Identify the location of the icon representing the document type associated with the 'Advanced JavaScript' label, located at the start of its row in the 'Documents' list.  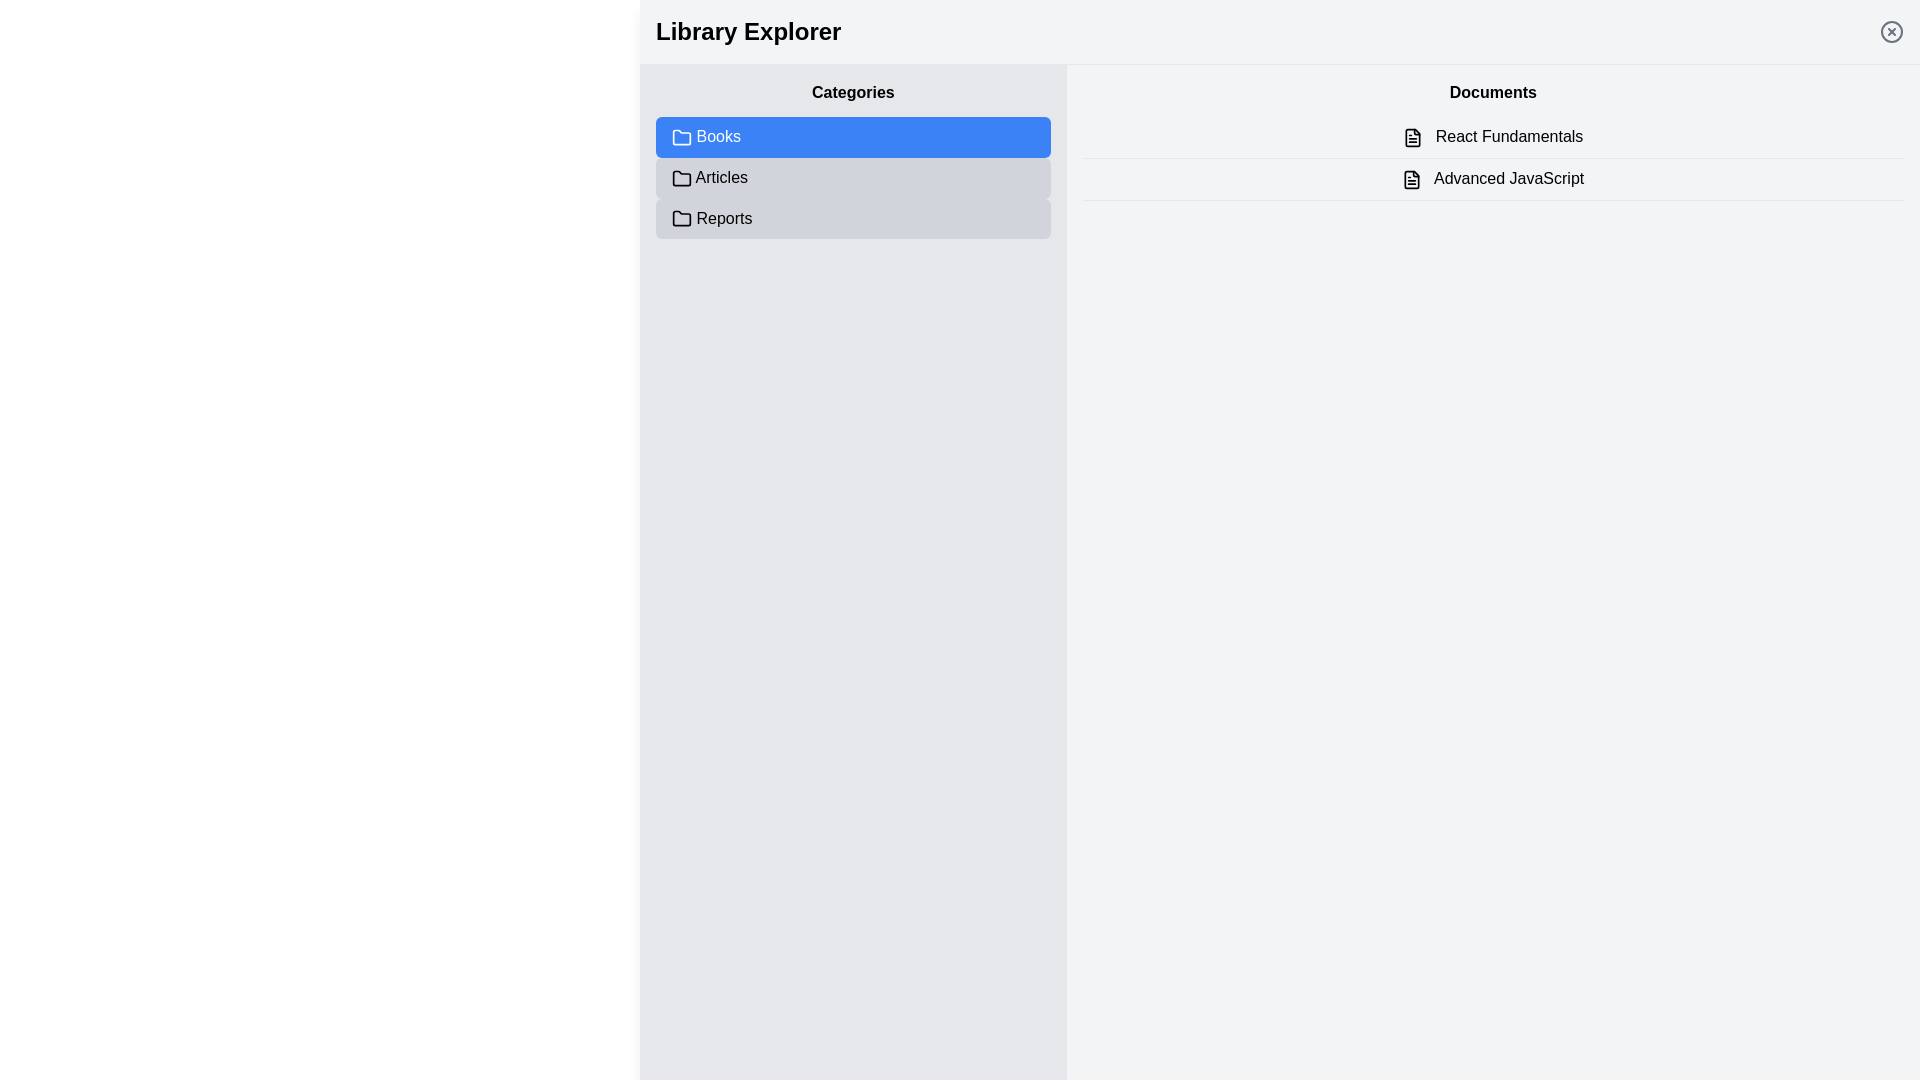
(1411, 178).